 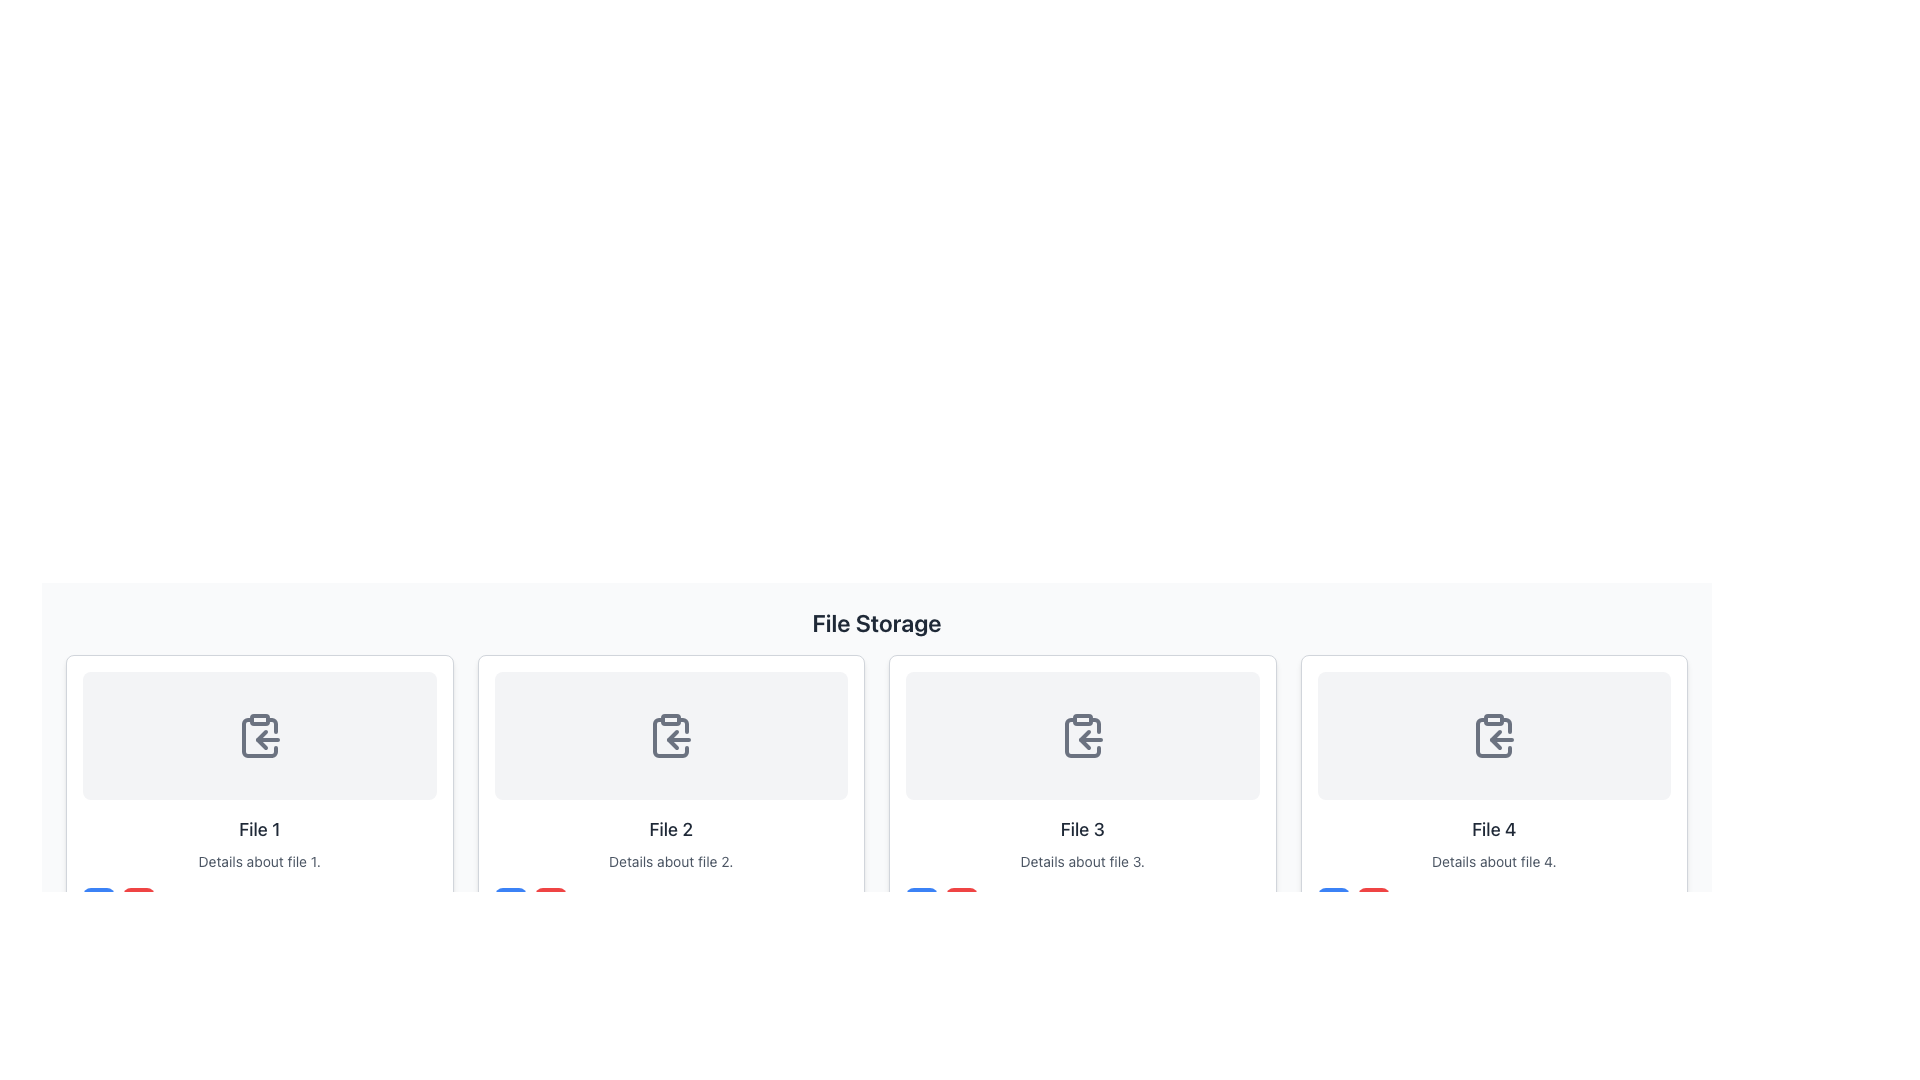 What do you see at coordinates (671, 737) in the screenshot?
I see `the clipboard icon with an inward-pointing arrow located in the second column of the 'File Storage' grid to initiate its related functionality` at bounding box center [671, 737].